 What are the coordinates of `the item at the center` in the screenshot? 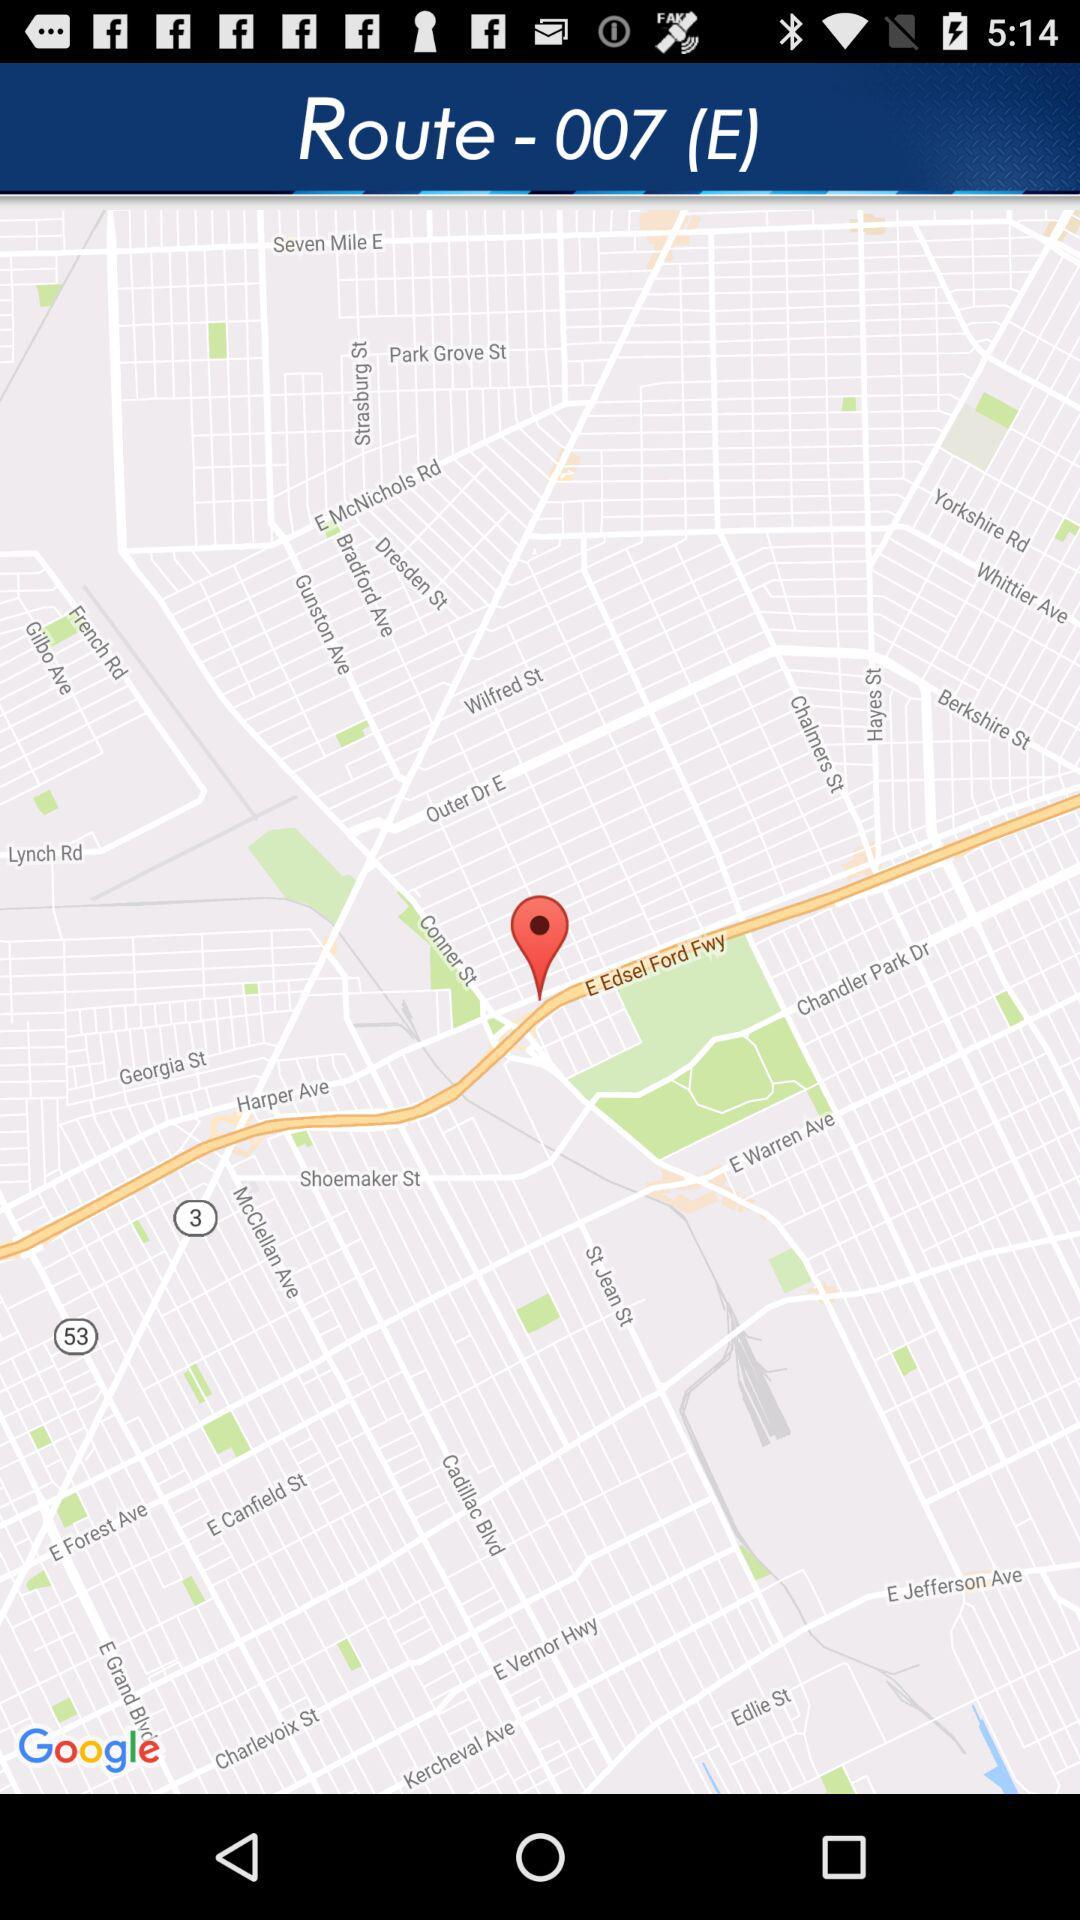 It's located at (540, 1002).